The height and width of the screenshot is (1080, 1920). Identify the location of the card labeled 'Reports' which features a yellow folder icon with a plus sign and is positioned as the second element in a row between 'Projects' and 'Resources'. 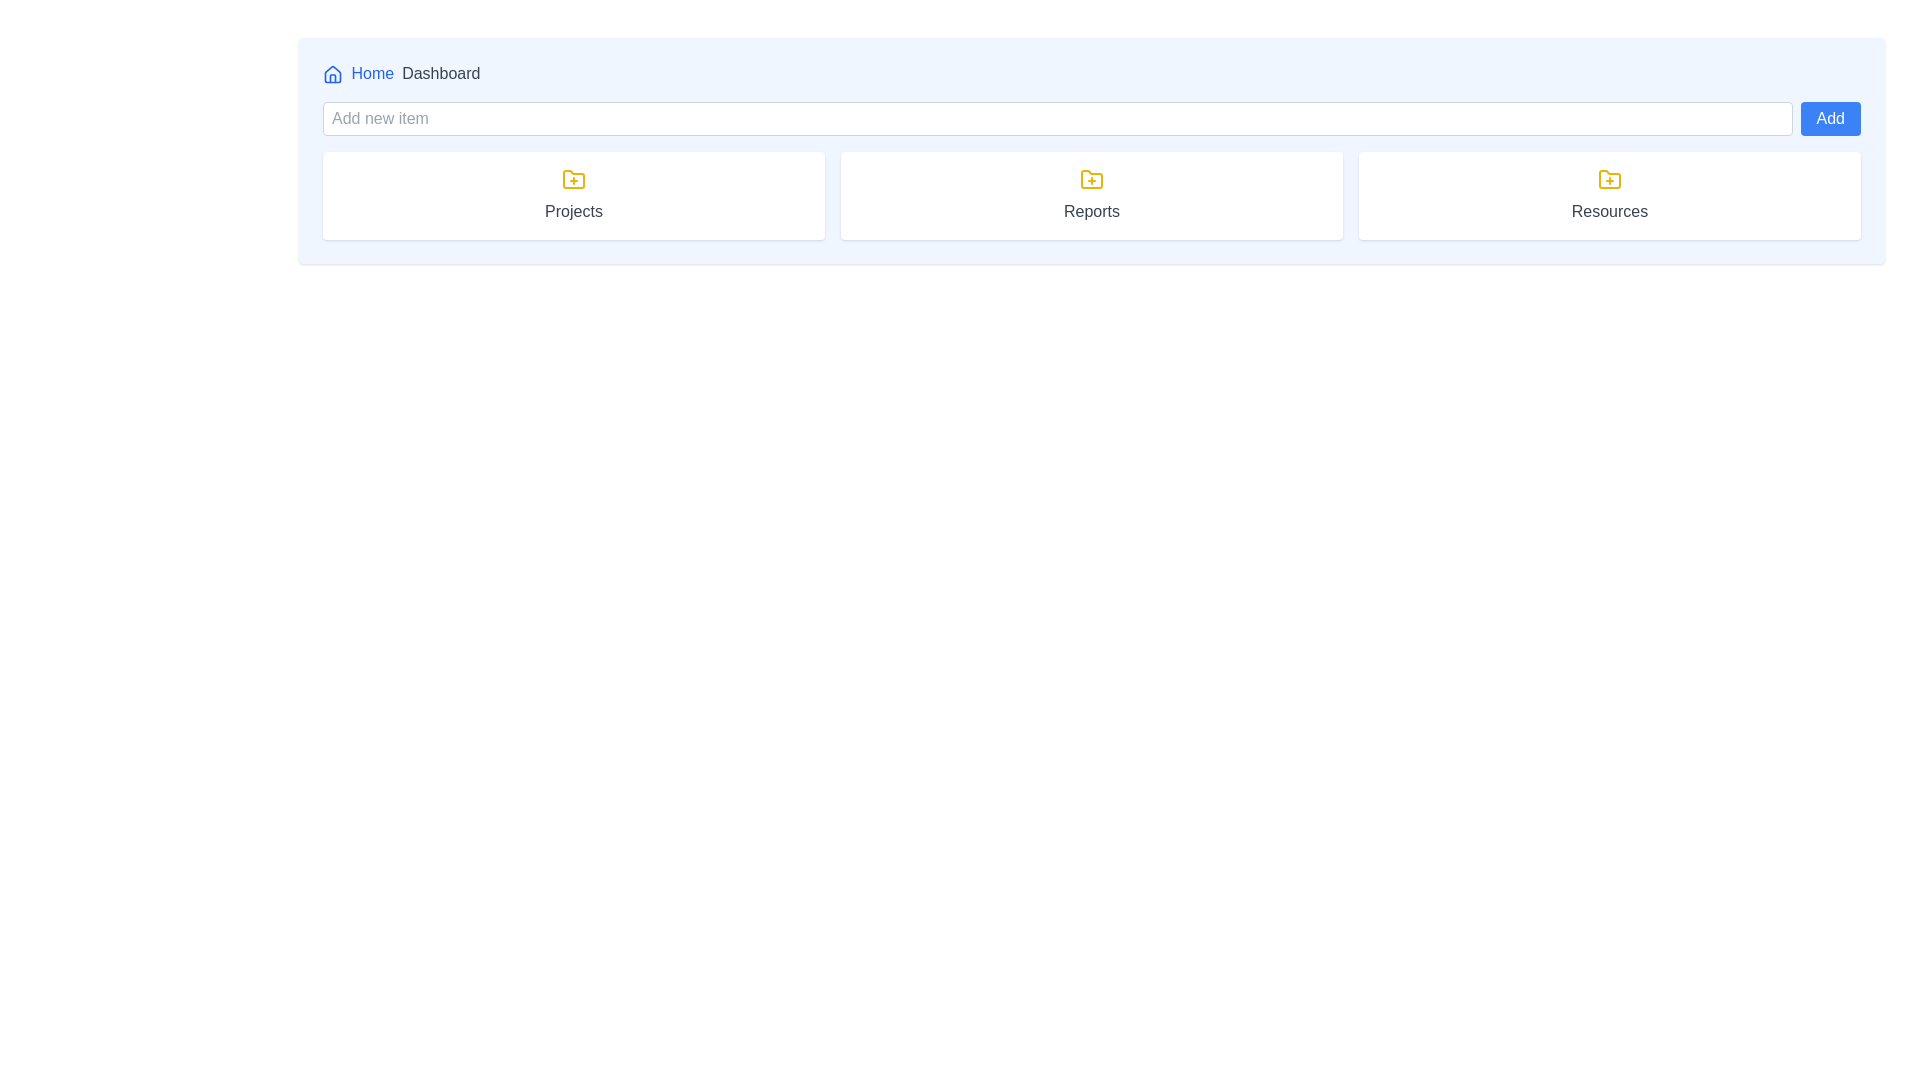
(1090, 196).